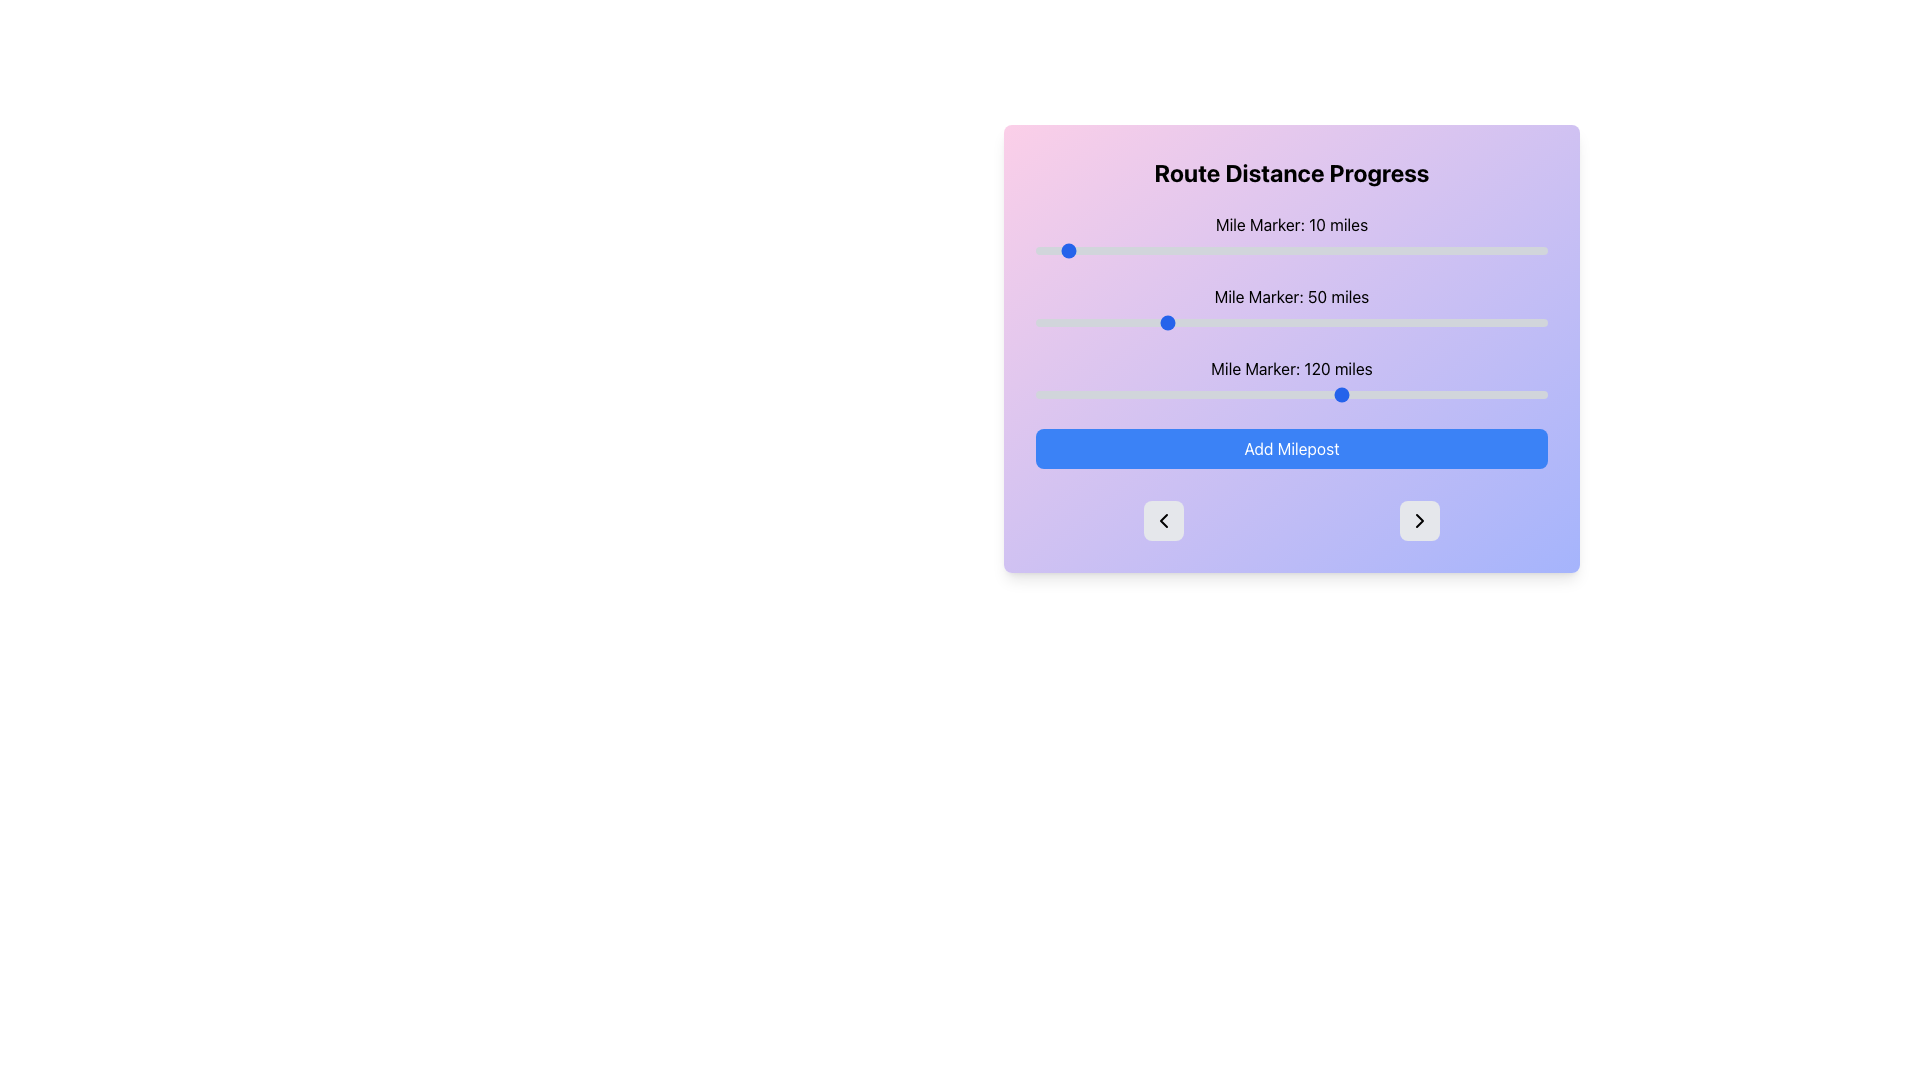  Describe the element at coordinates (1291, 308) in the screenshot. I see `the '50 miles' label of the progress bar` at that location.